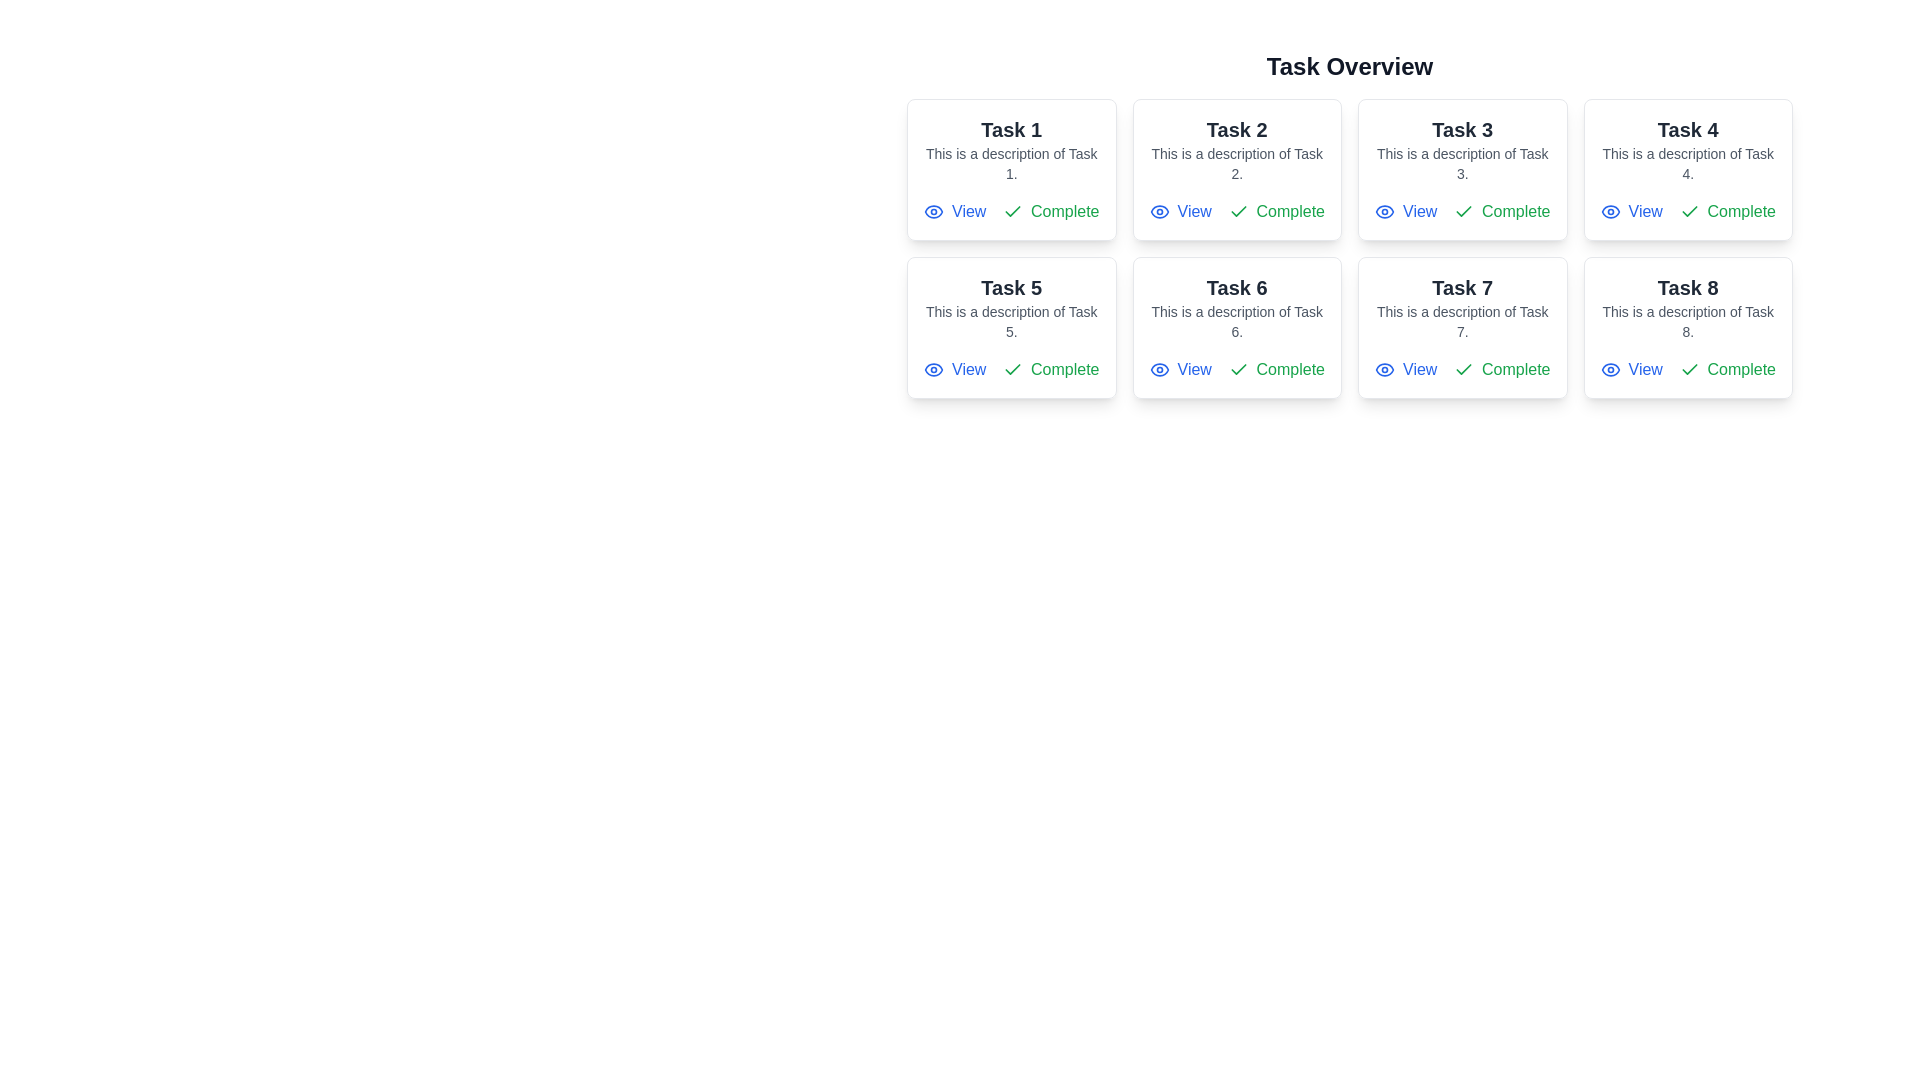 The height and width of the screenshot is (1080, 1920). What do you see at coordinates (1726, 212) in the screenshot?
I see `the interactive button located in the second row, second column of the grid layout, beneath 'Task 4' and to the right of the 'View' button, to mark the task as completed` at bounding box center [1726, 212].